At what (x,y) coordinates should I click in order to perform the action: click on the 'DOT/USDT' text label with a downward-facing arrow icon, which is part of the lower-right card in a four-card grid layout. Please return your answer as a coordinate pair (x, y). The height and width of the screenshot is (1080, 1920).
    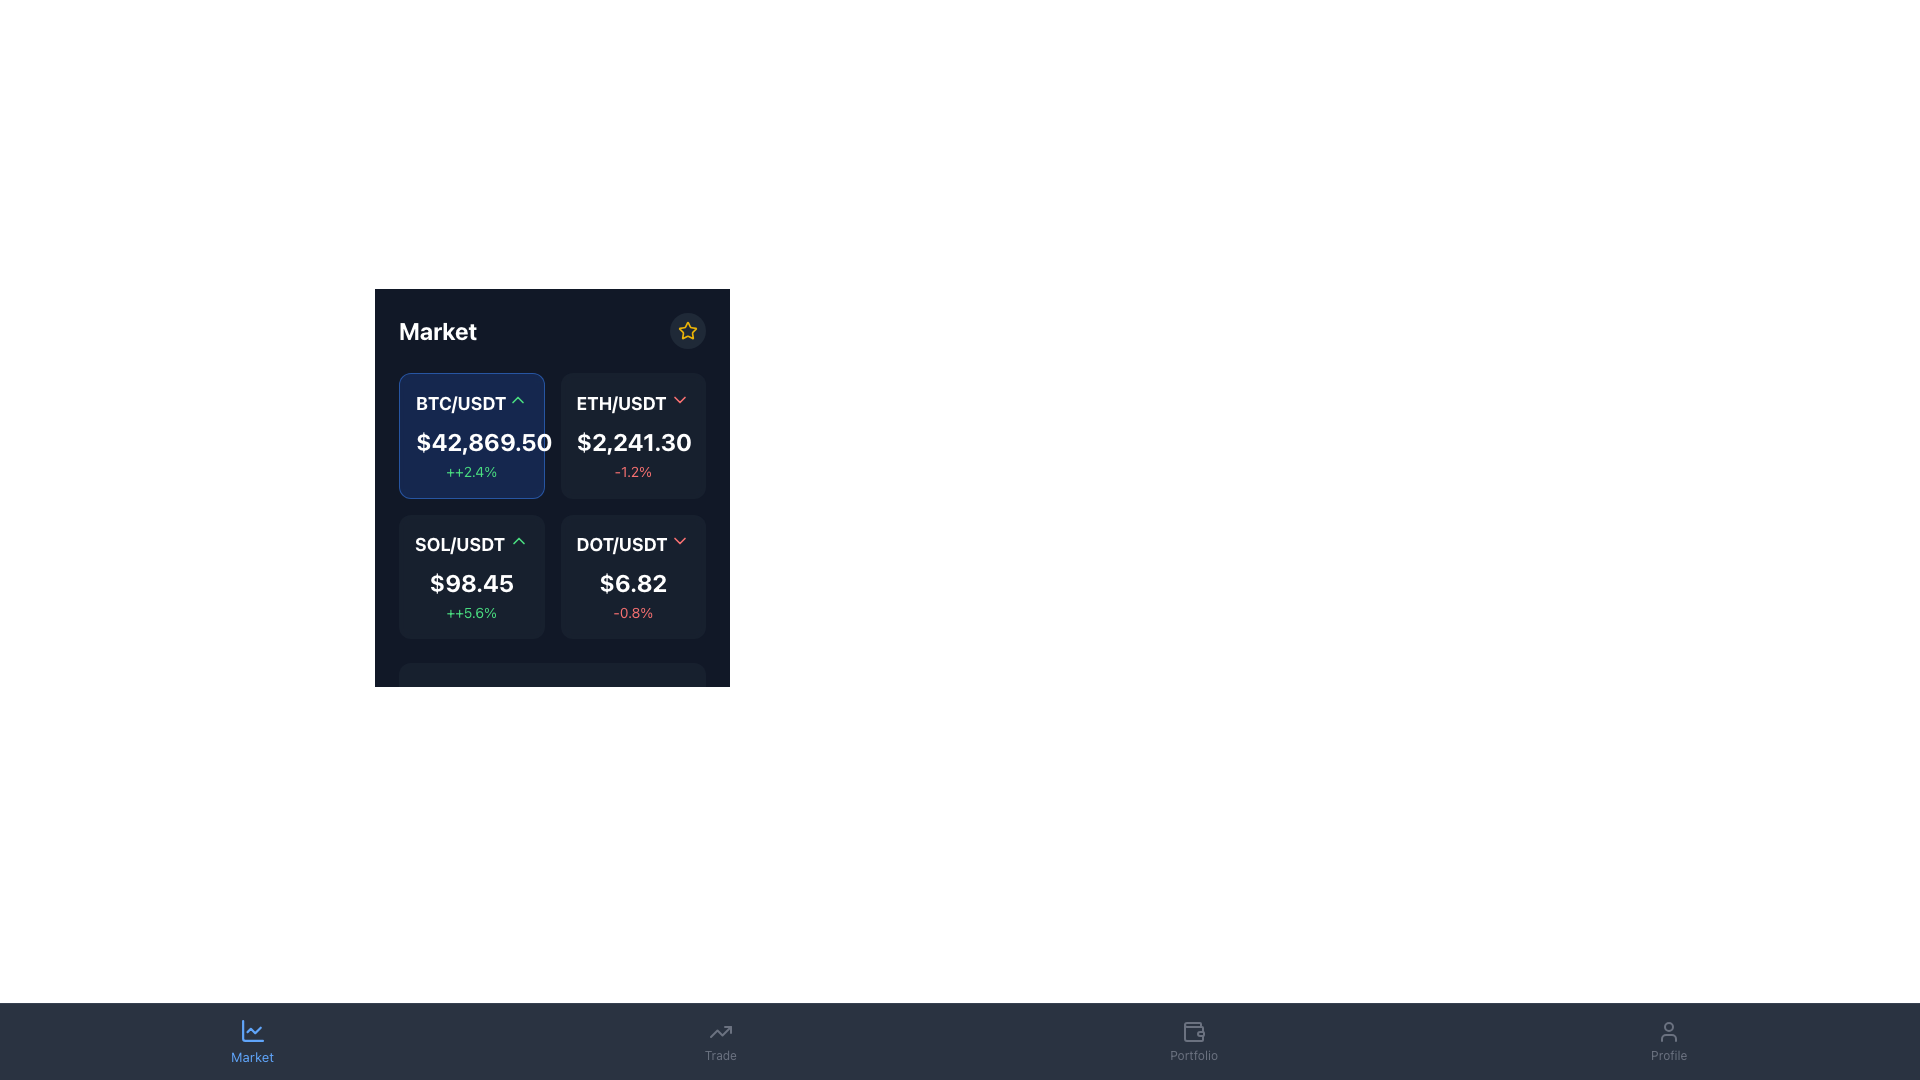
    Looking at the image, I should click on (632, 544).